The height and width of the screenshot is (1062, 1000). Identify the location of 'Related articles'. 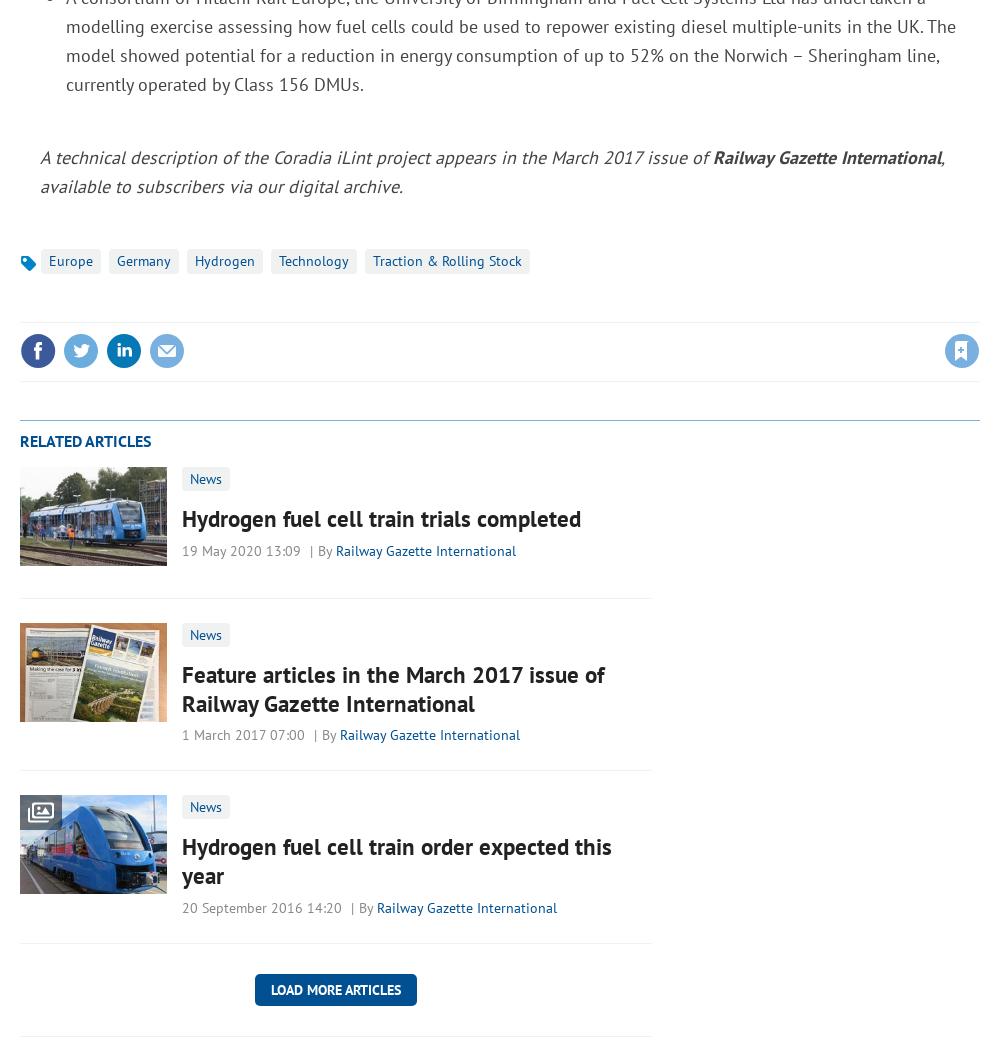
(84, 440).